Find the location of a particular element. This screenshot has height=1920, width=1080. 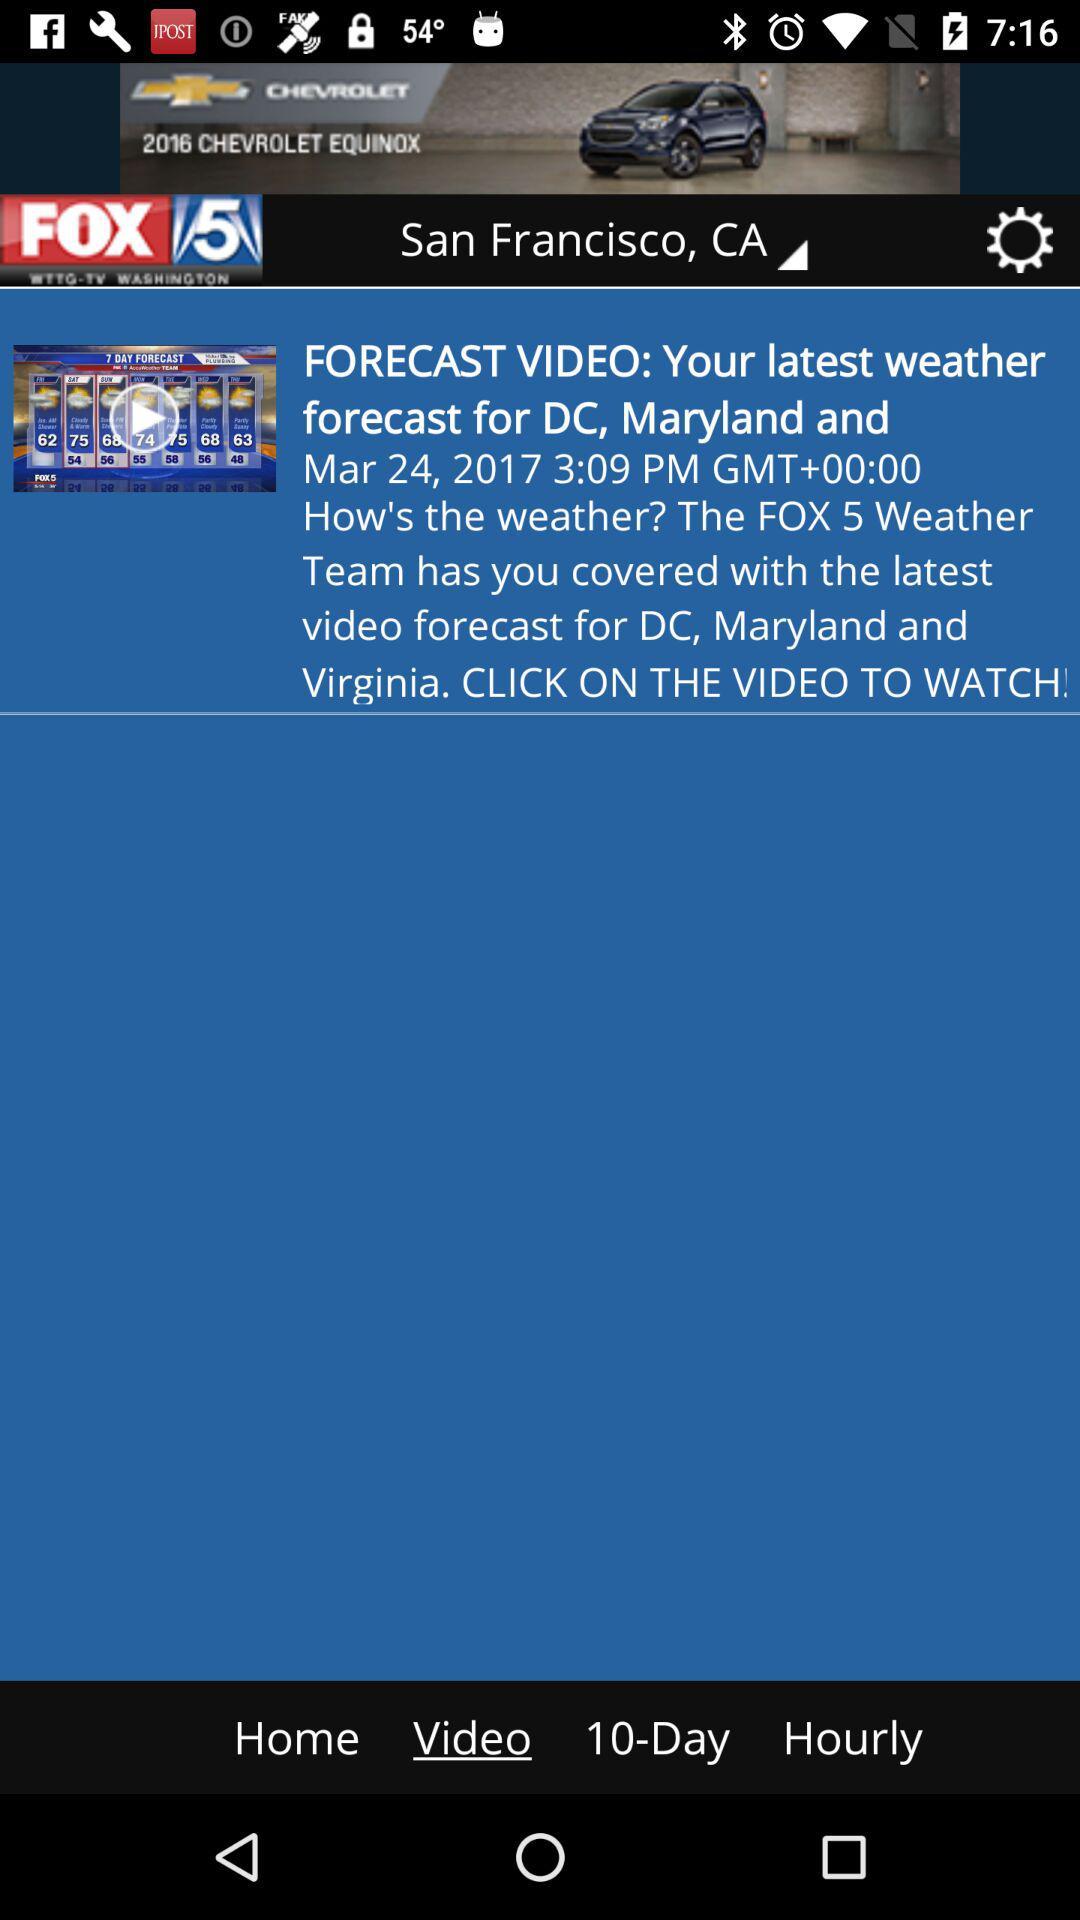

go back is located at coordinates (131, 240).